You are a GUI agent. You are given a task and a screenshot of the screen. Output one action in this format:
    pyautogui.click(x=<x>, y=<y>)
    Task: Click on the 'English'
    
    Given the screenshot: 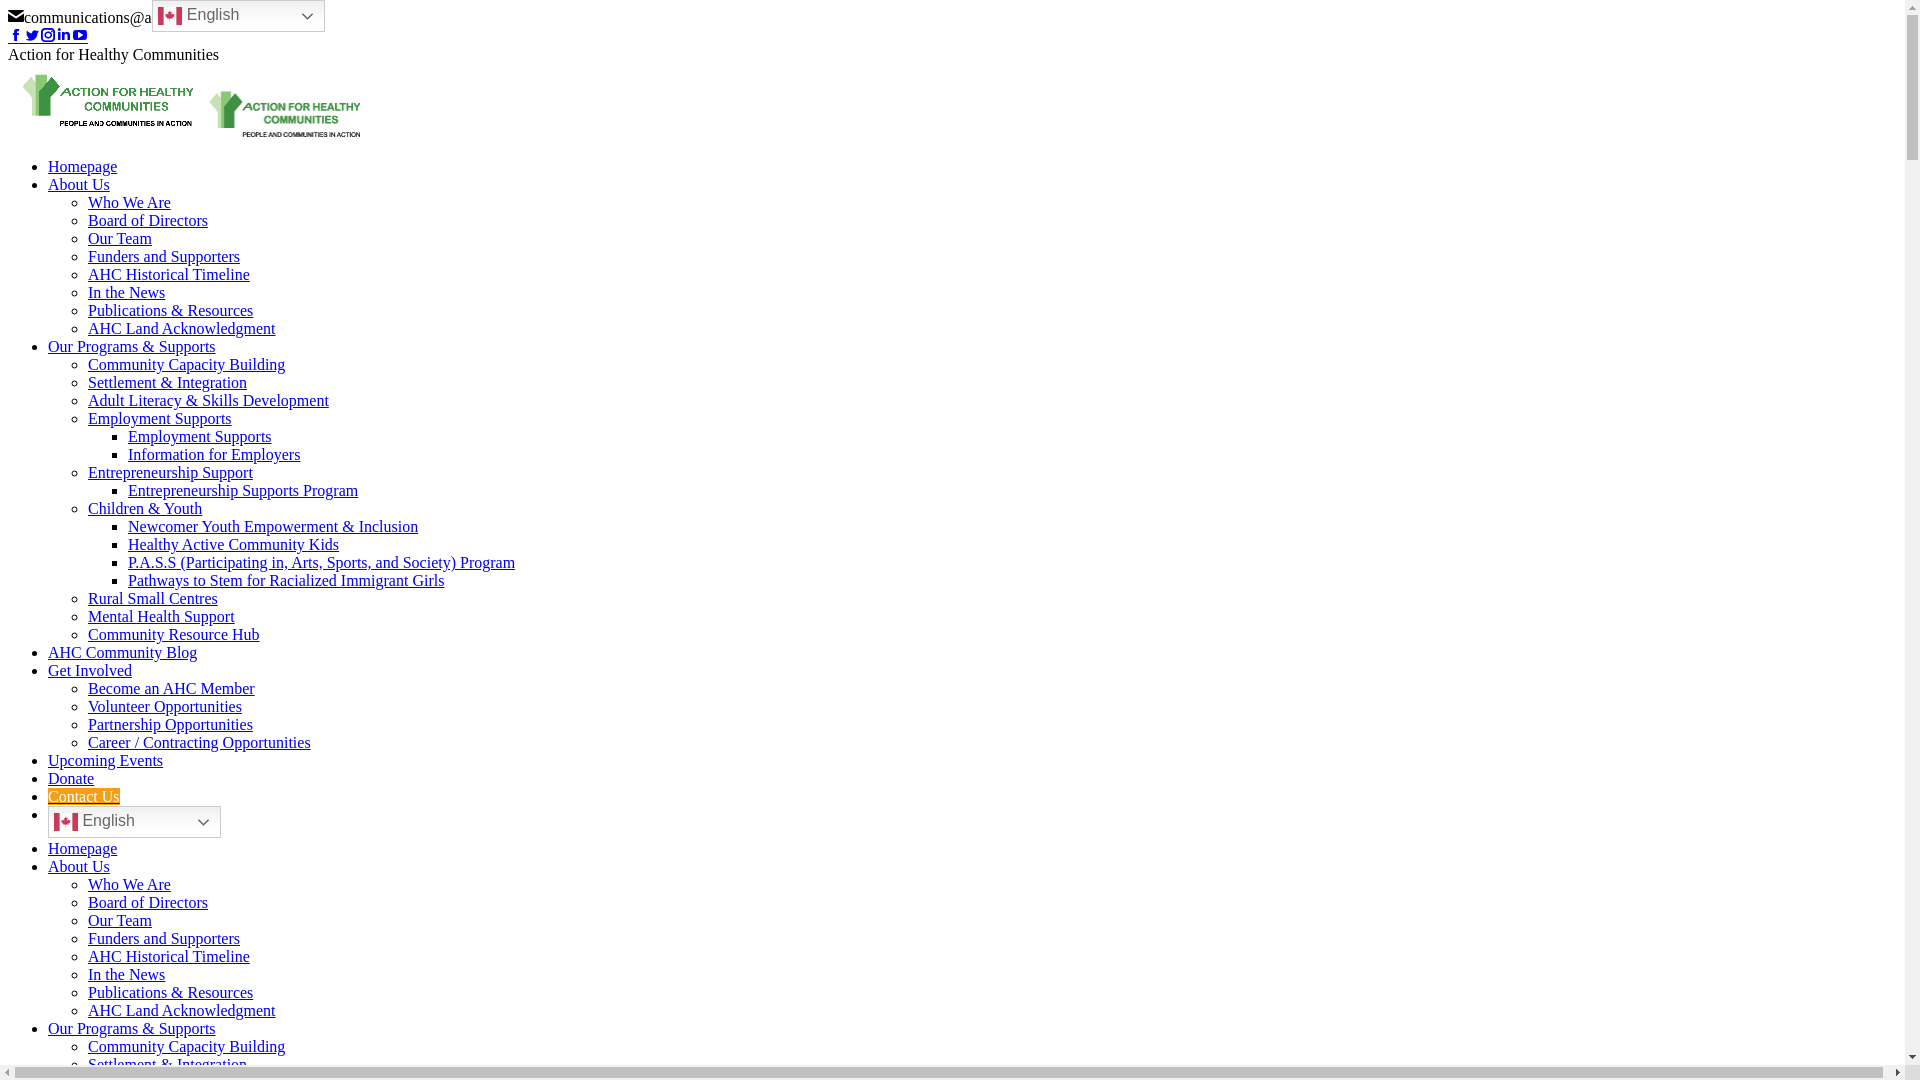 What is the action you would take?
    pyautogui.click(x=238, y=15)
    